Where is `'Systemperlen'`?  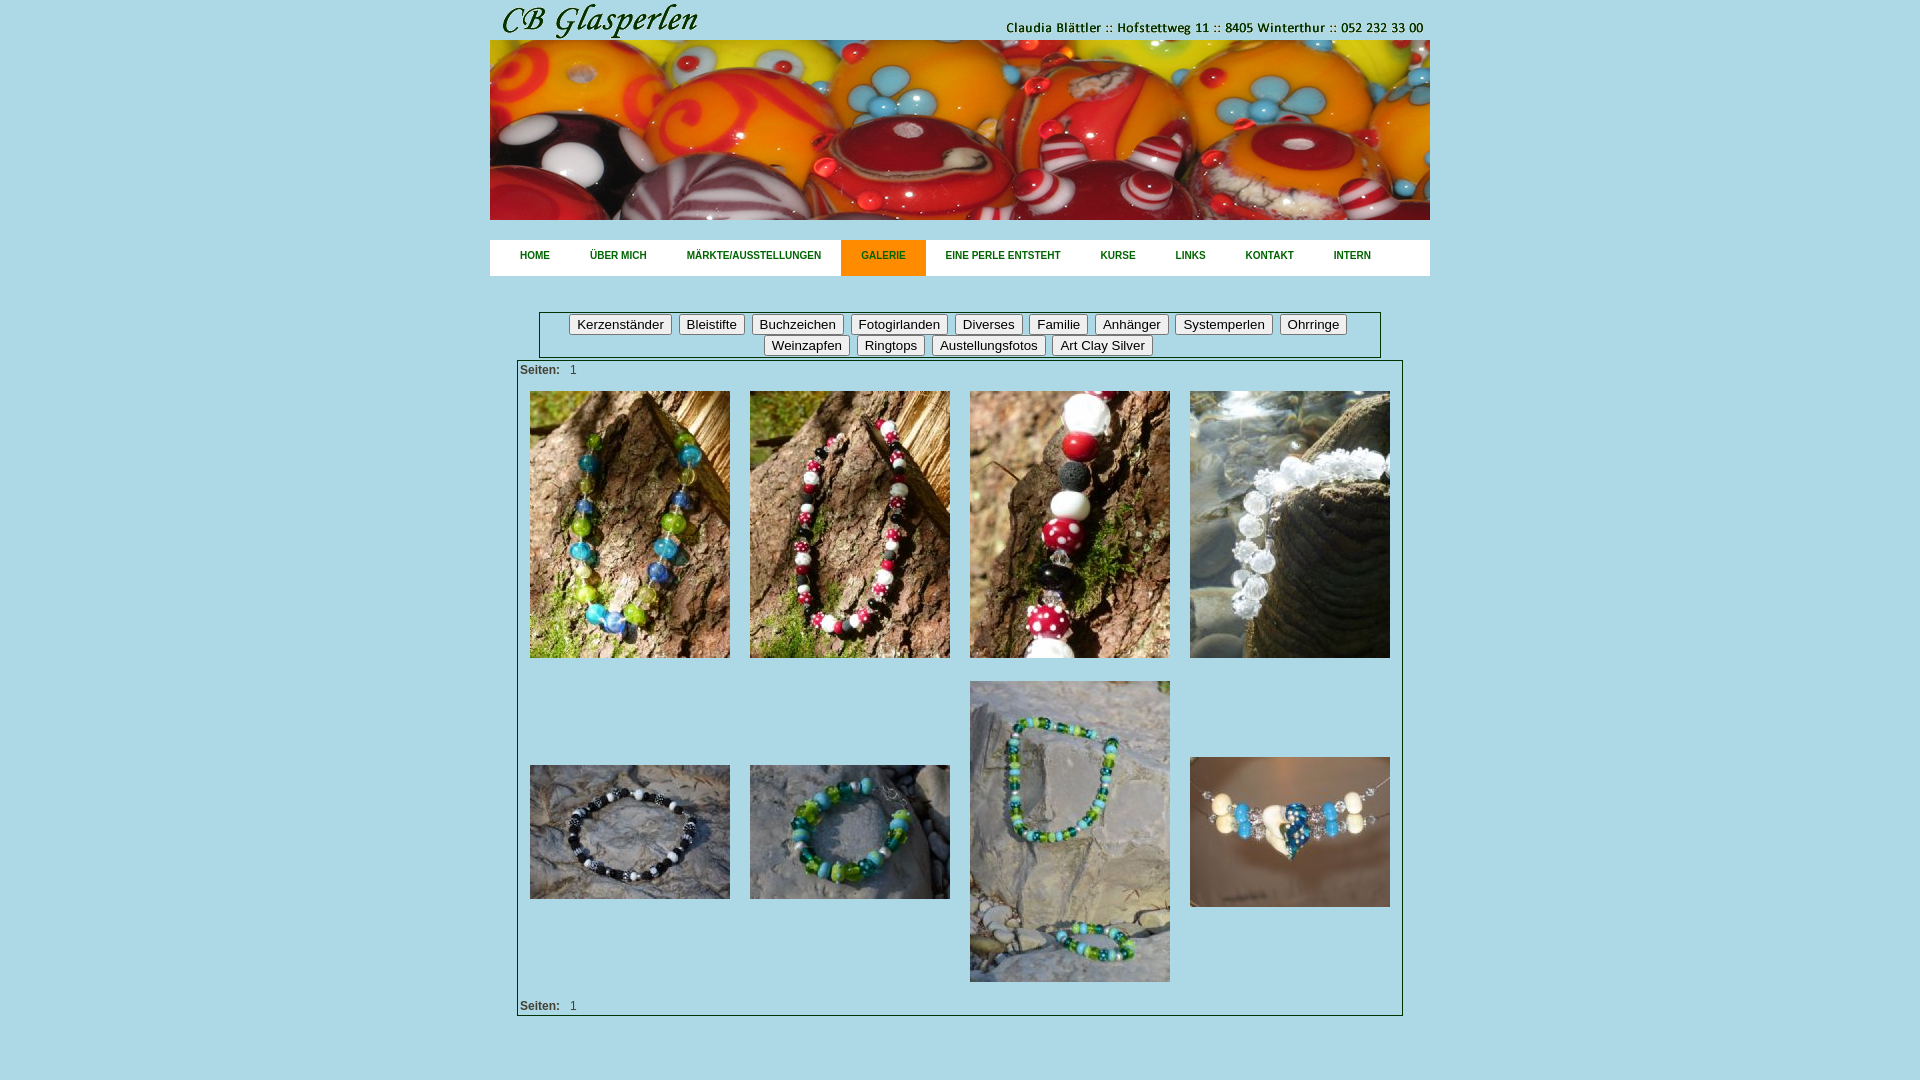
'Systemperlen' is located at coordinates (1223, 323).